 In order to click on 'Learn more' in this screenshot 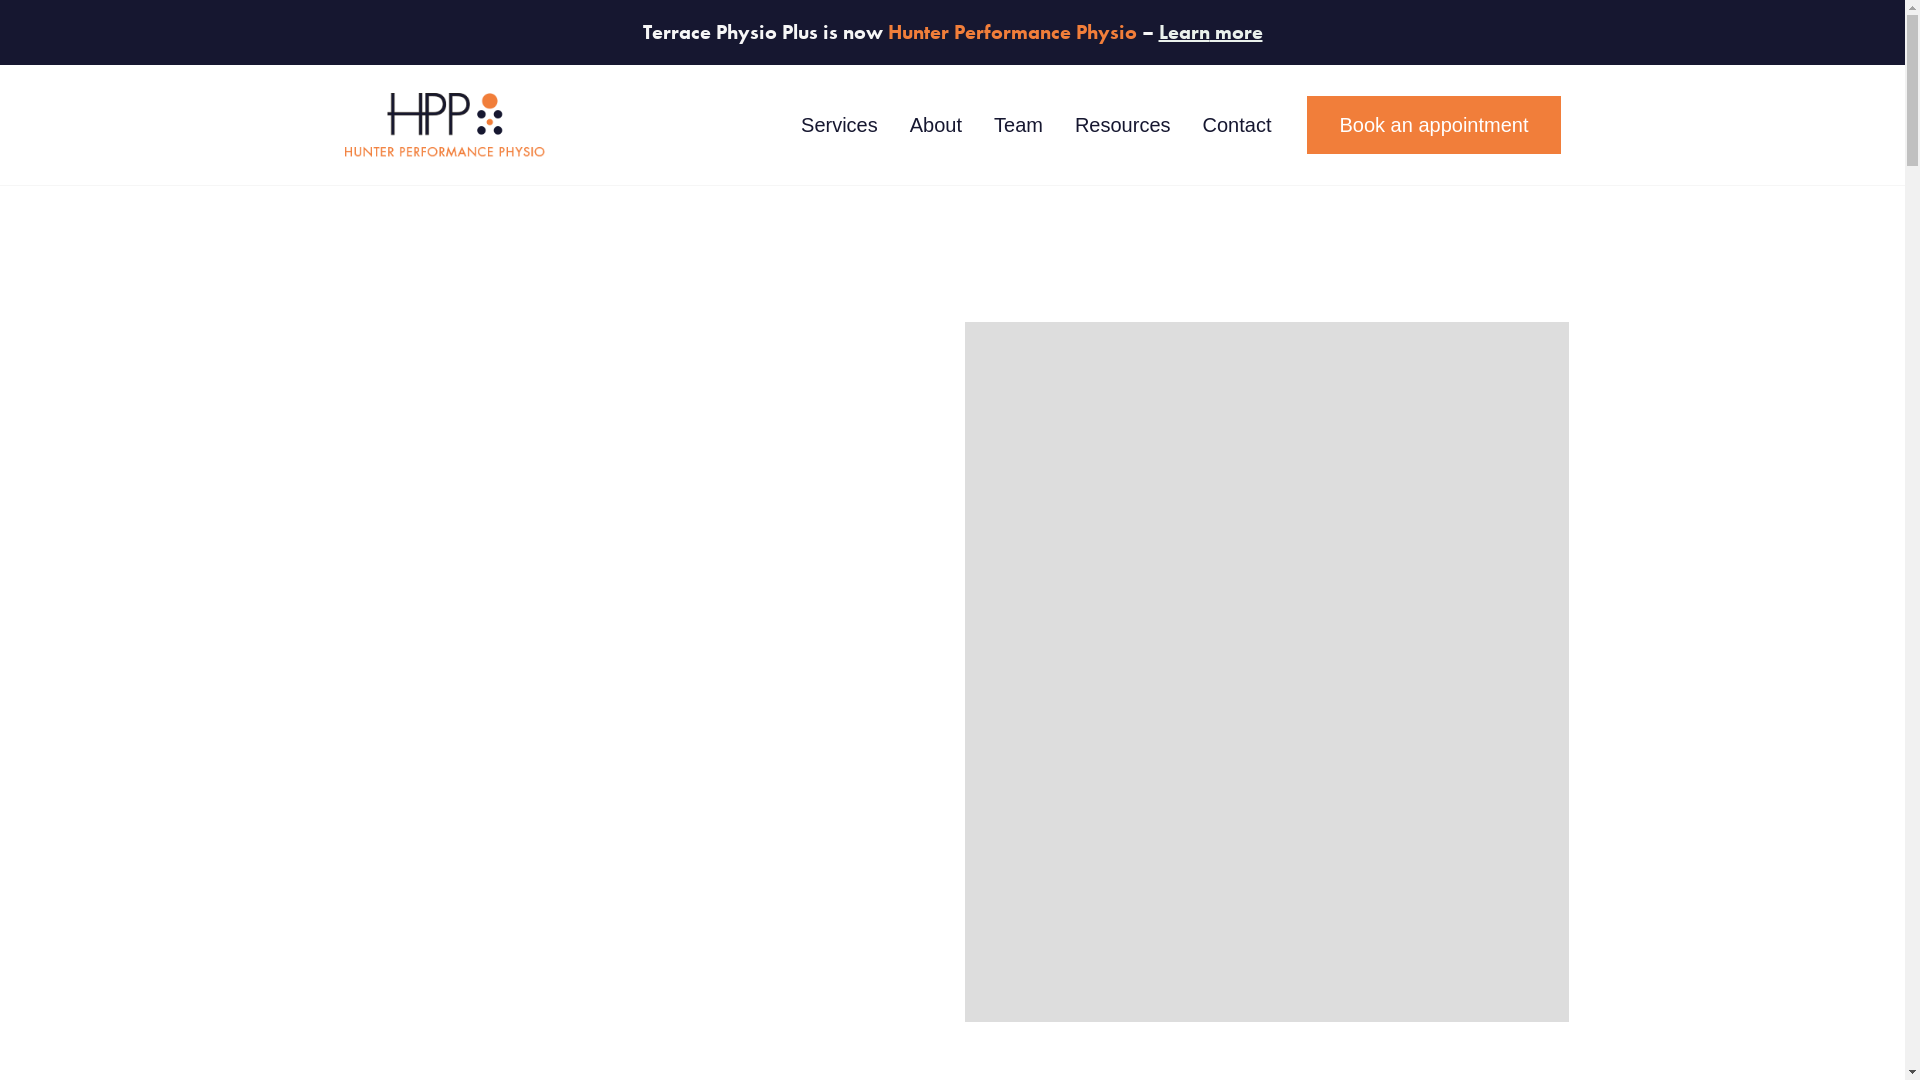, I will do `click(1157, 31)`.